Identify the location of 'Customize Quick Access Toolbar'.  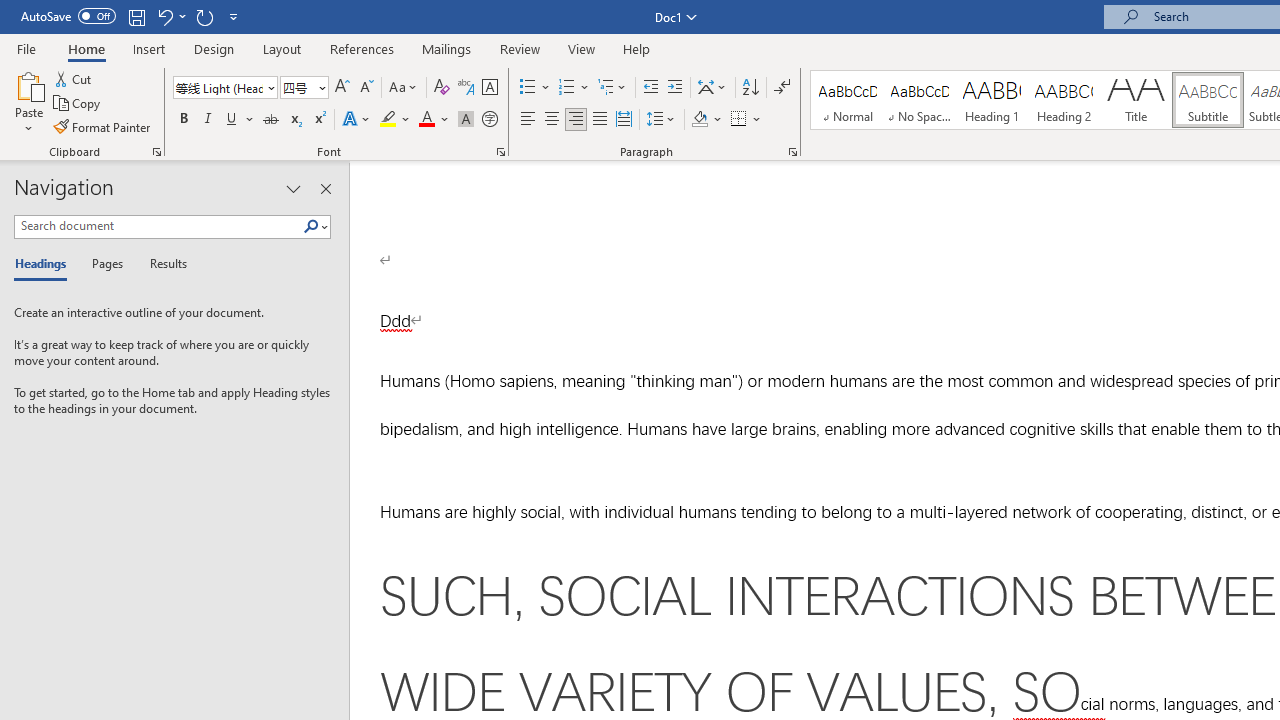
(234, 16).